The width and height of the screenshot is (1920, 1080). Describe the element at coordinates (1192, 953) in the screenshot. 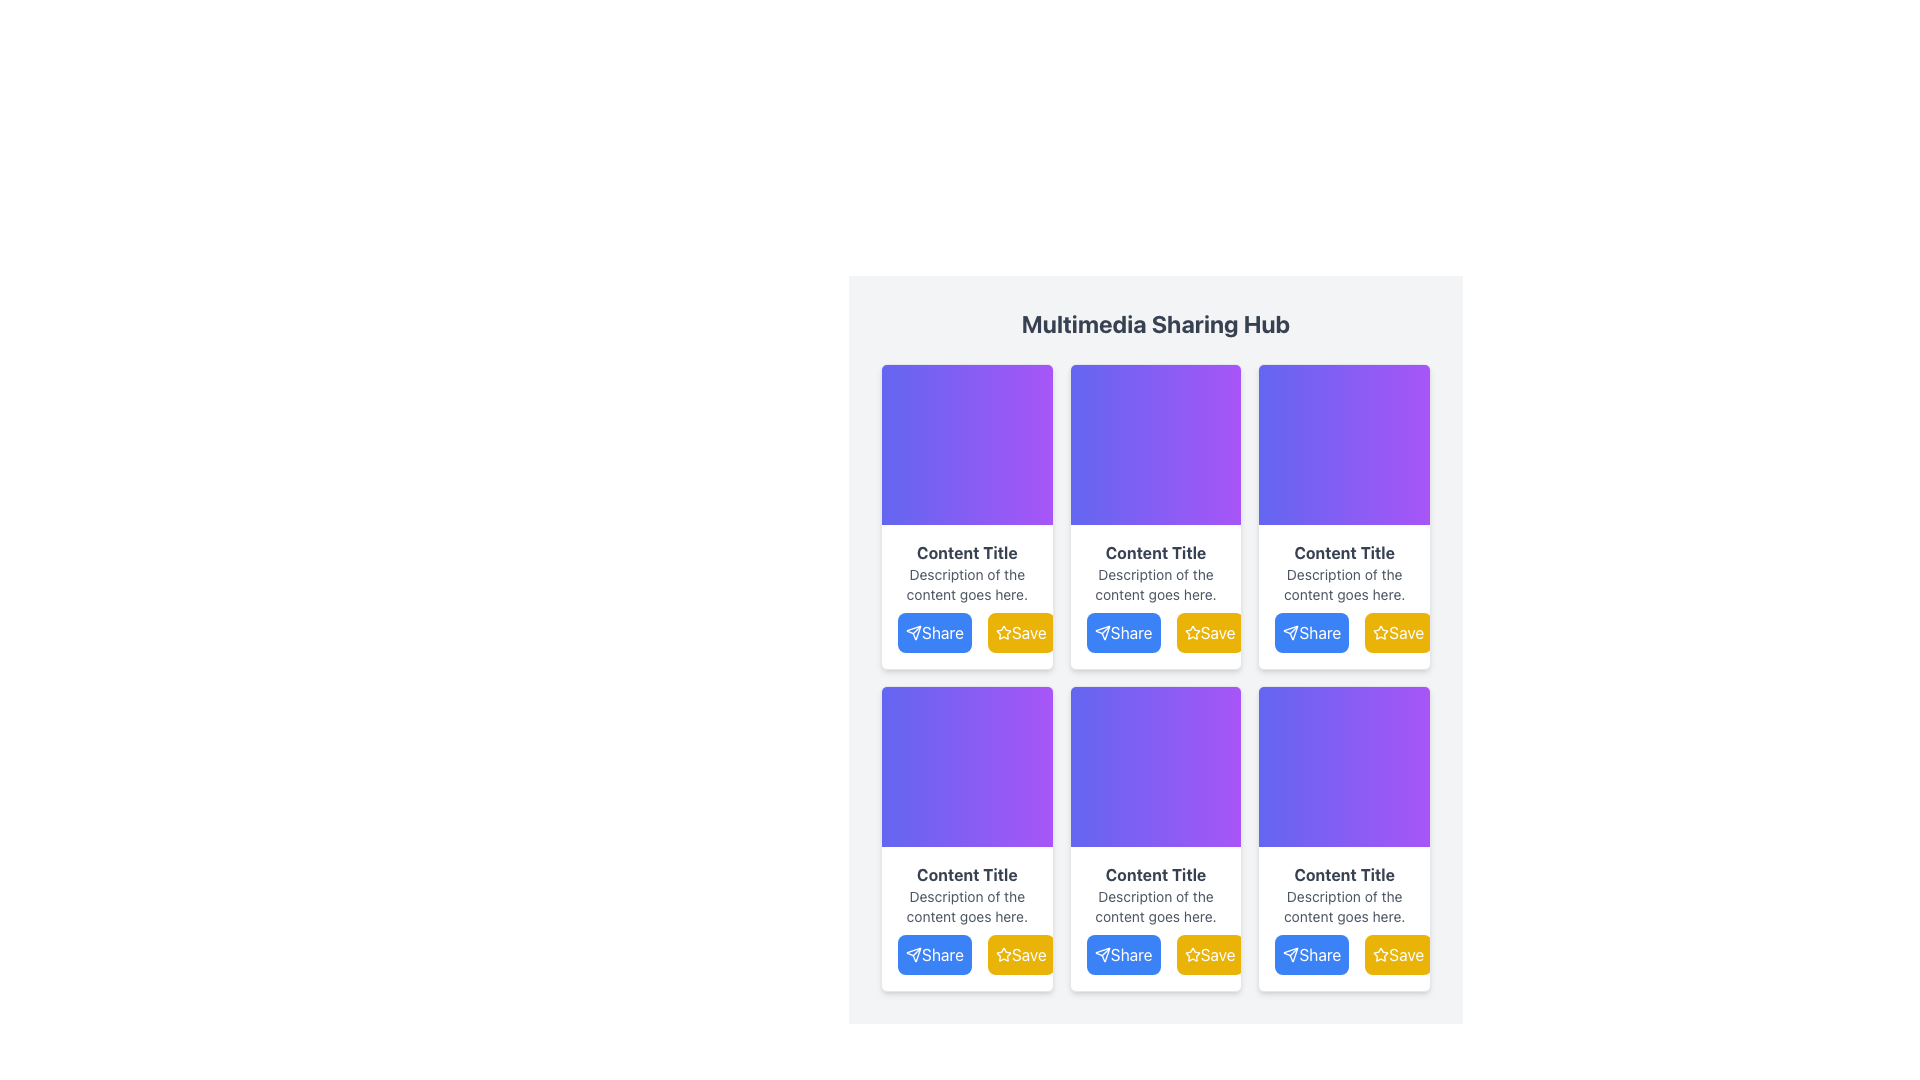

I see `the star icon button, which is a yellow star-shaped icon located in the bottom-right corner of the fourth content card` at that location.